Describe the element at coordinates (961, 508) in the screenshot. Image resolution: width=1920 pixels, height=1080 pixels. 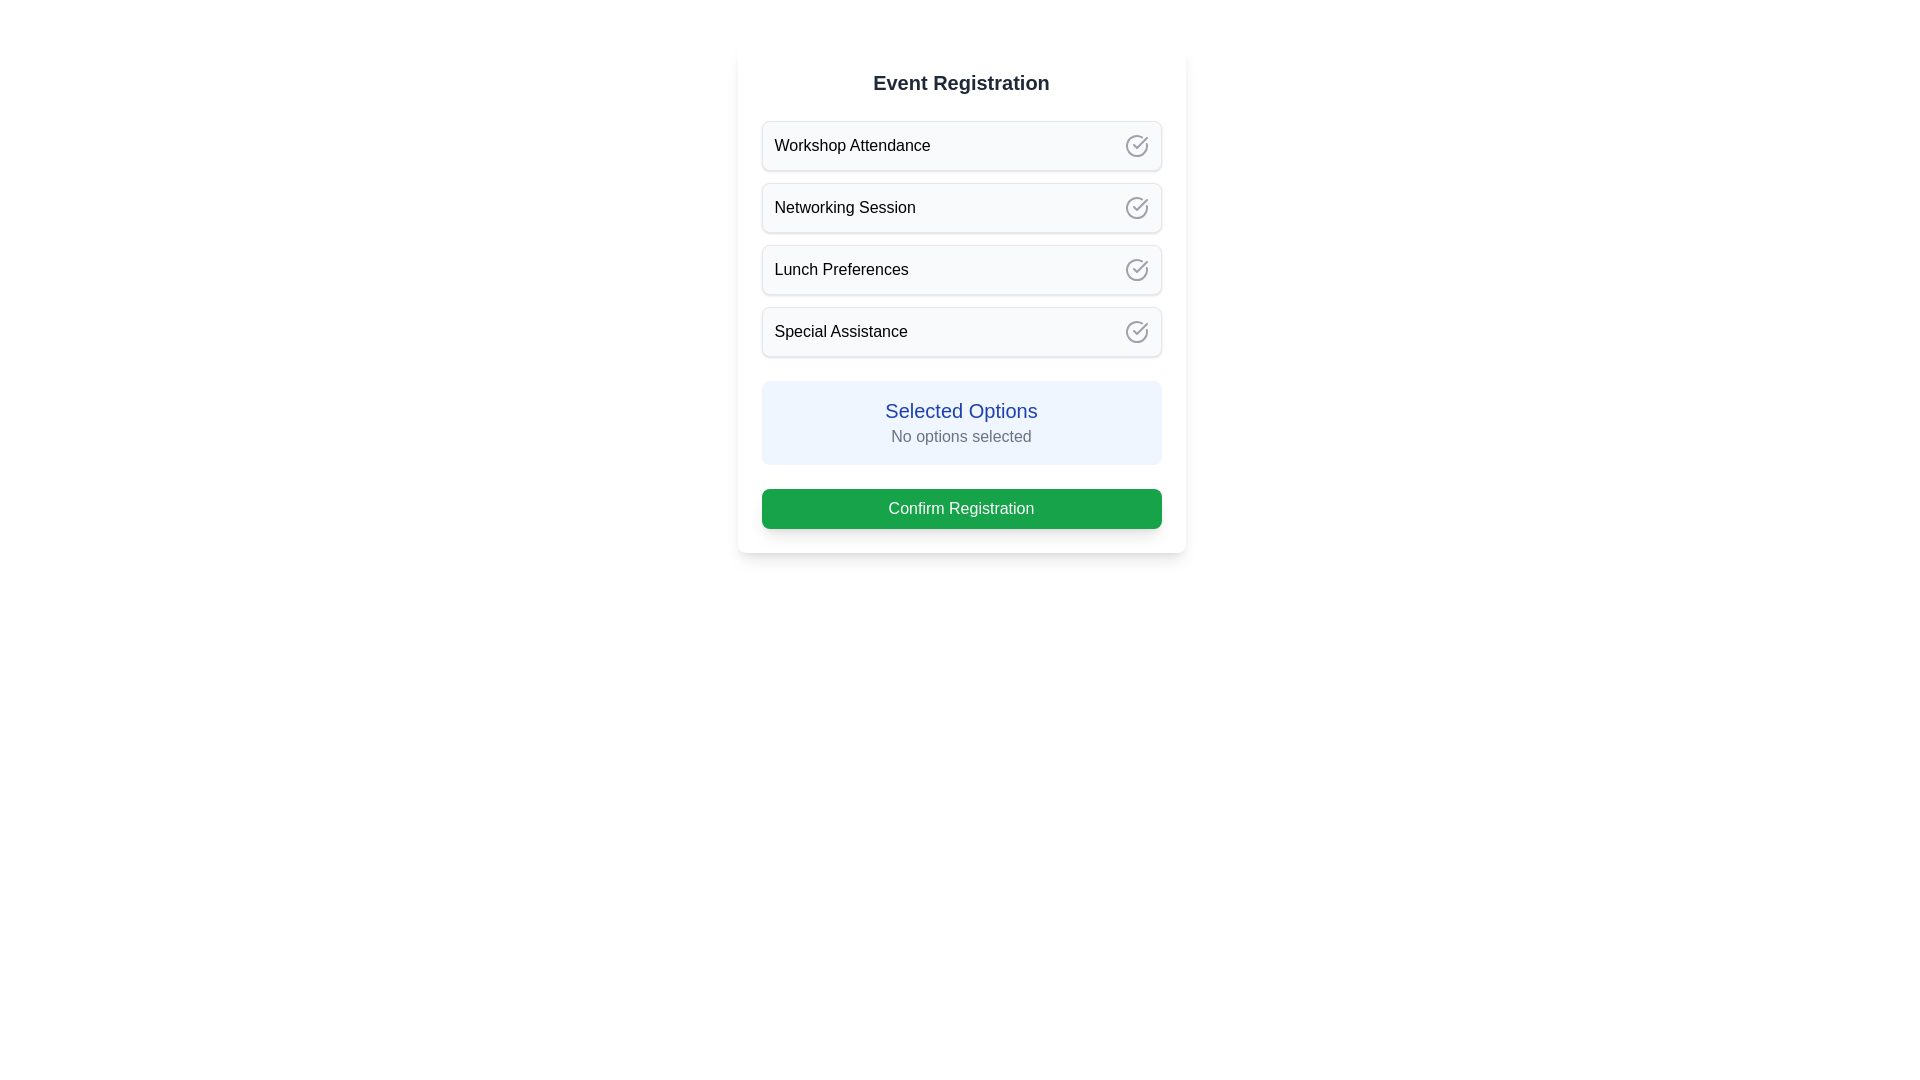
I see `the confirmation button located at the bottom of the 'Event Registration' card to confirm registration for the event` at that location.